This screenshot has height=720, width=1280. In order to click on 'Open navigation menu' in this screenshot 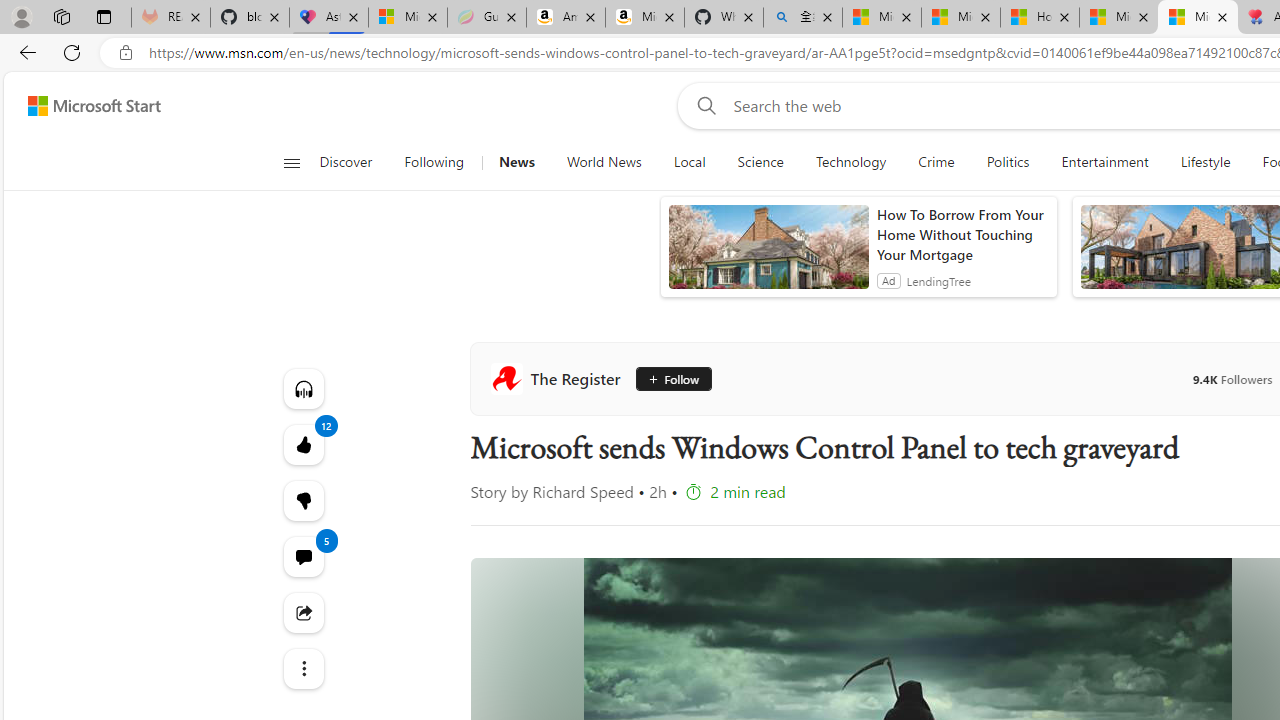, I will do `click(290, 162)`.